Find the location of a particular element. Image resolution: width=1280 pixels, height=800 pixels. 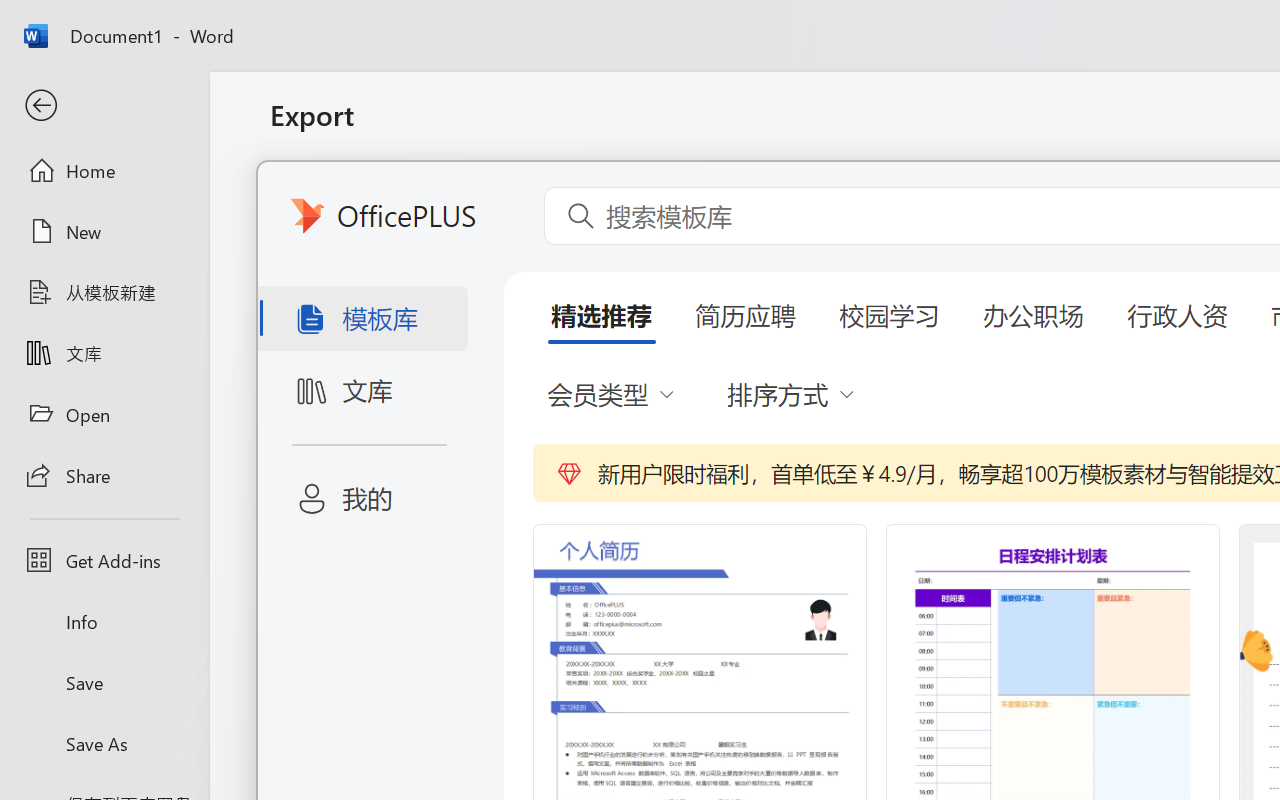

'Reload' is located at coordinates (93, 70).